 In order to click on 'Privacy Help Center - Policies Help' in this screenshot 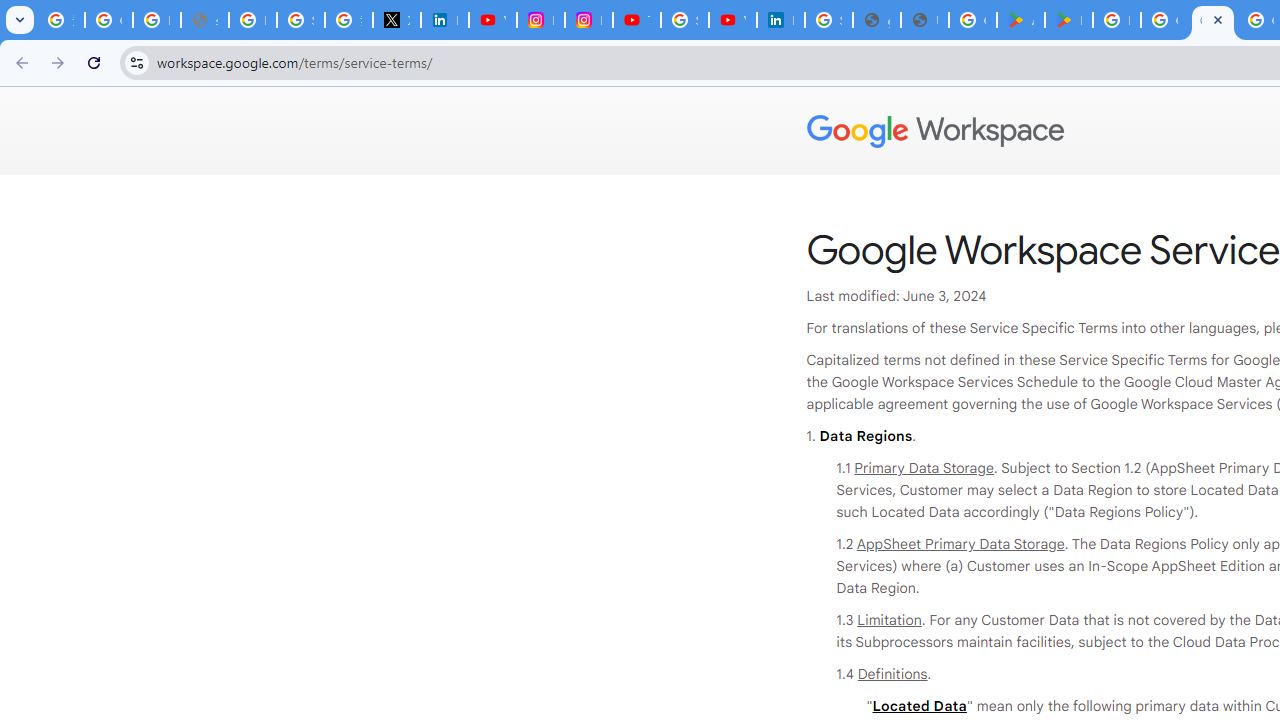, I will do `click(251, 20)`.